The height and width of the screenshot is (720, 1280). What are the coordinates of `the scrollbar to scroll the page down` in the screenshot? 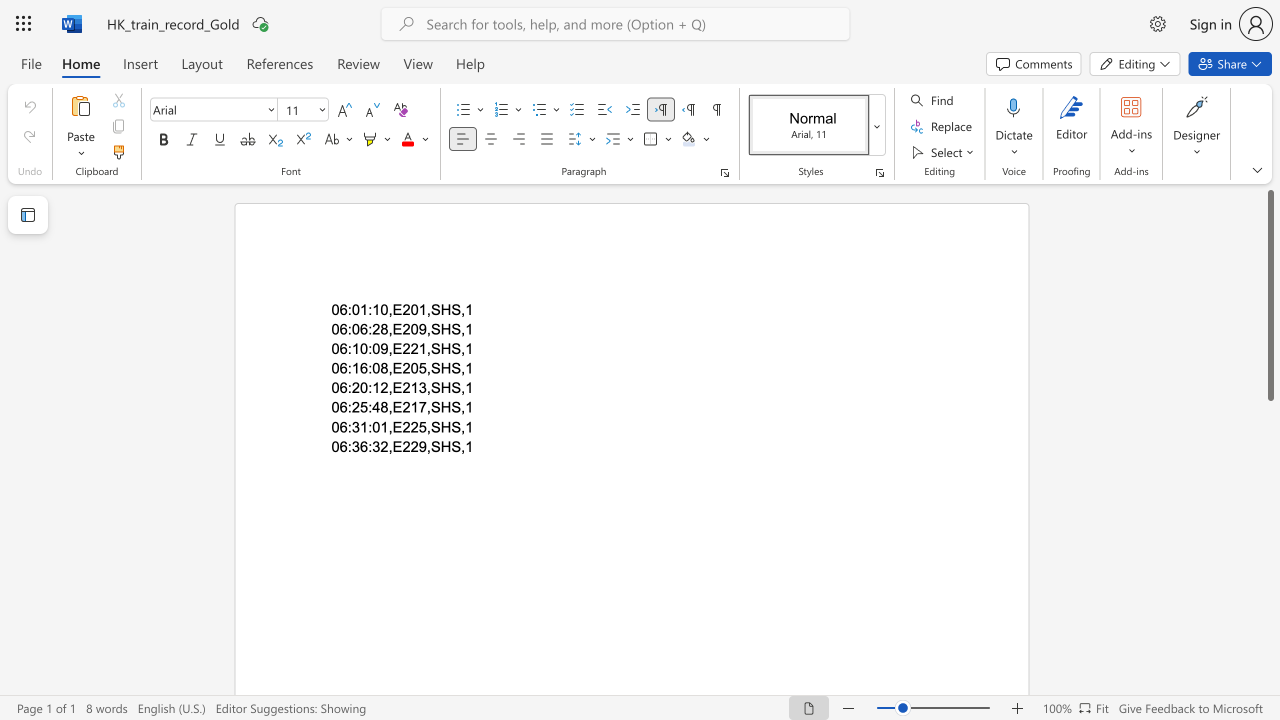 It's located at (1269, 508).